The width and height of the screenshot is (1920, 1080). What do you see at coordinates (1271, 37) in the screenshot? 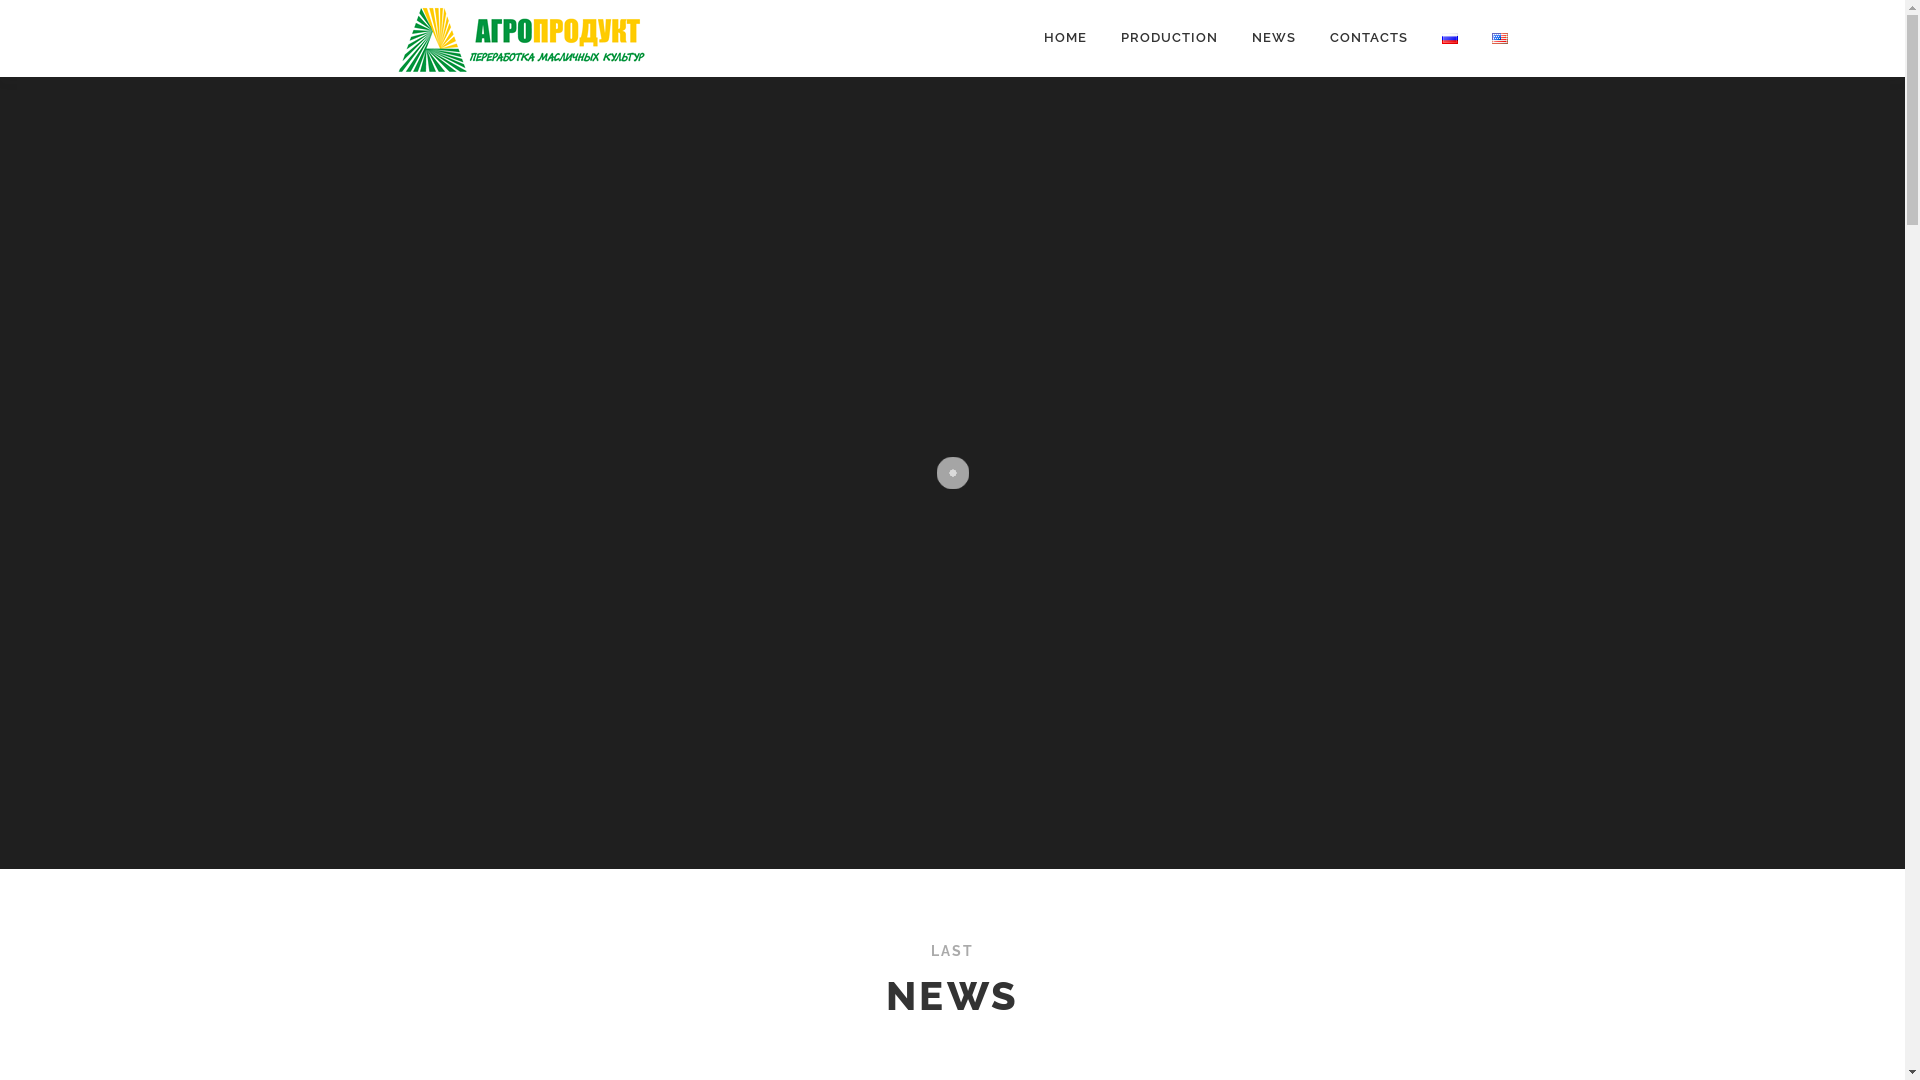
I see `'NEWS'` at bounding box center [1271, 37].